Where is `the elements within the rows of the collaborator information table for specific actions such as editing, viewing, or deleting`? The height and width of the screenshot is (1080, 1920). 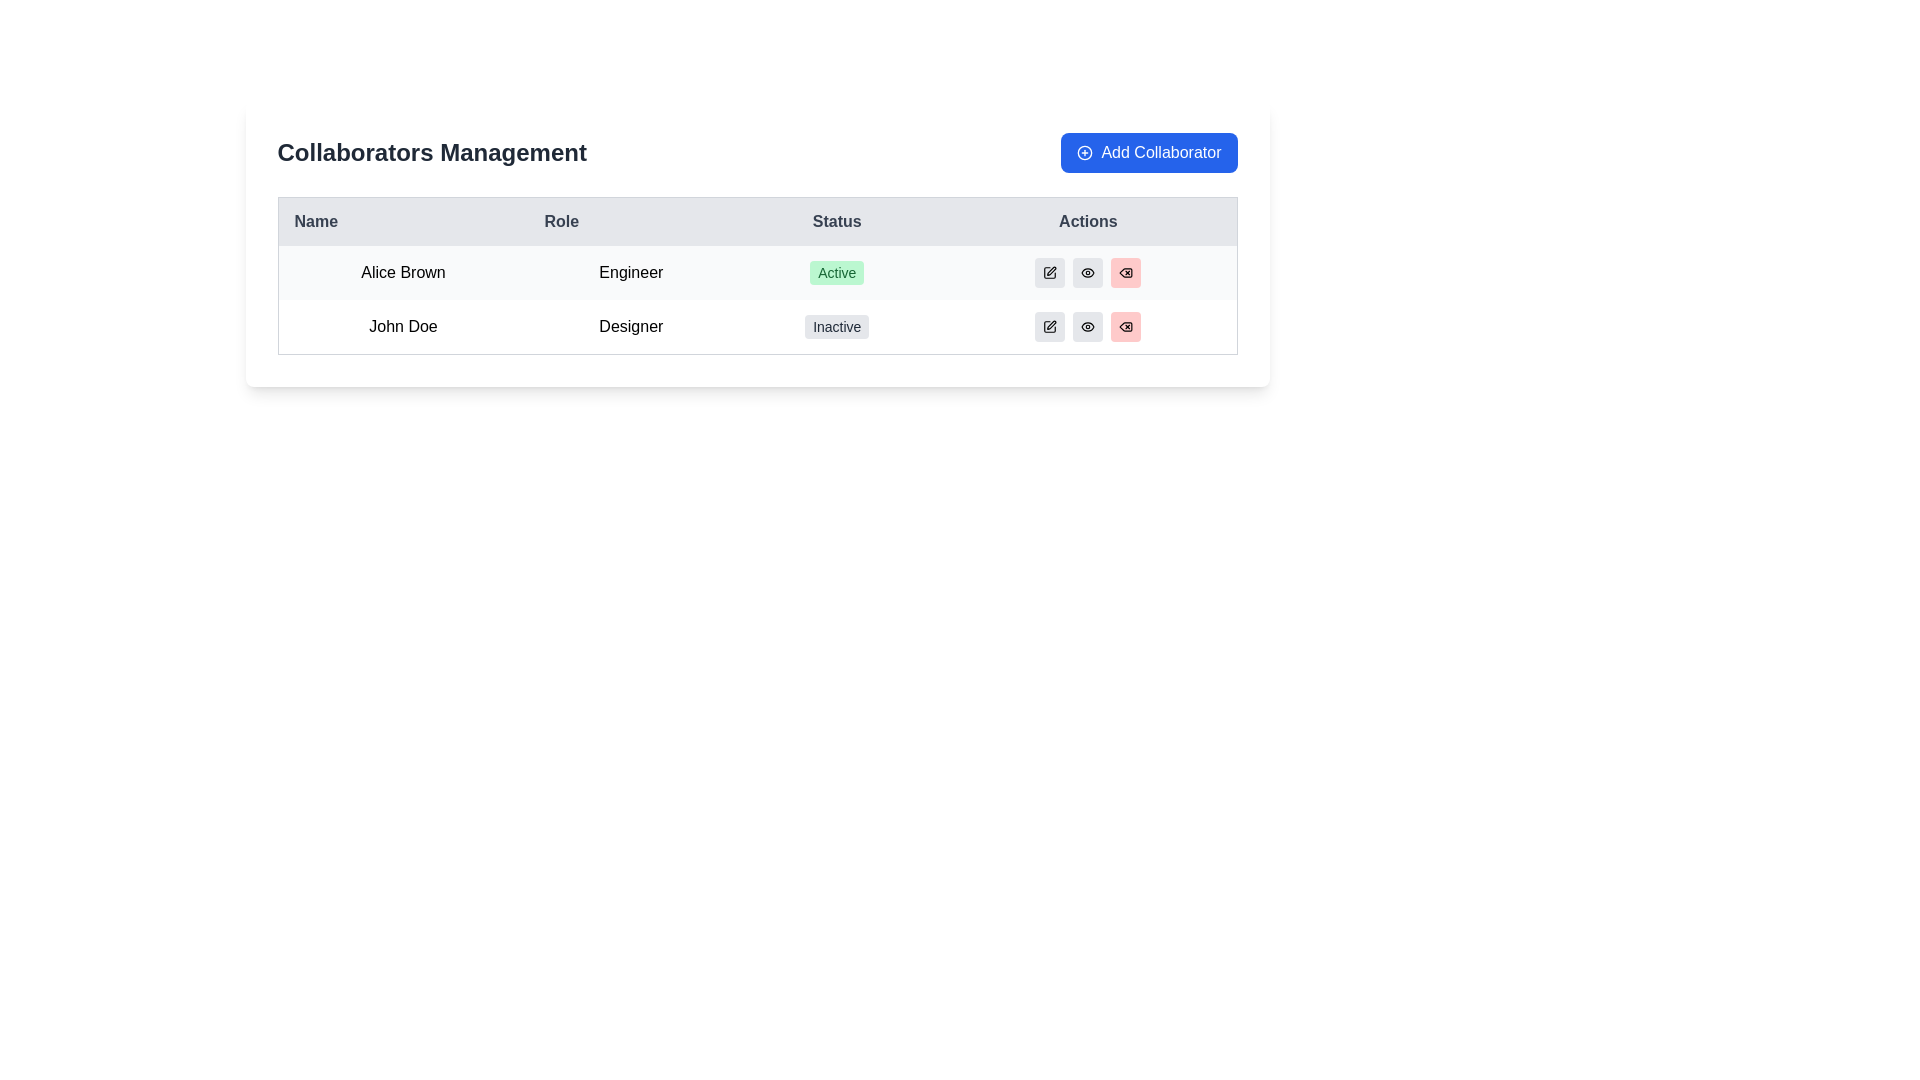 the elements within the rows of the collaborator information table for specific actions such as editing, viewing, or deleting is located at coordinates (756, 276).